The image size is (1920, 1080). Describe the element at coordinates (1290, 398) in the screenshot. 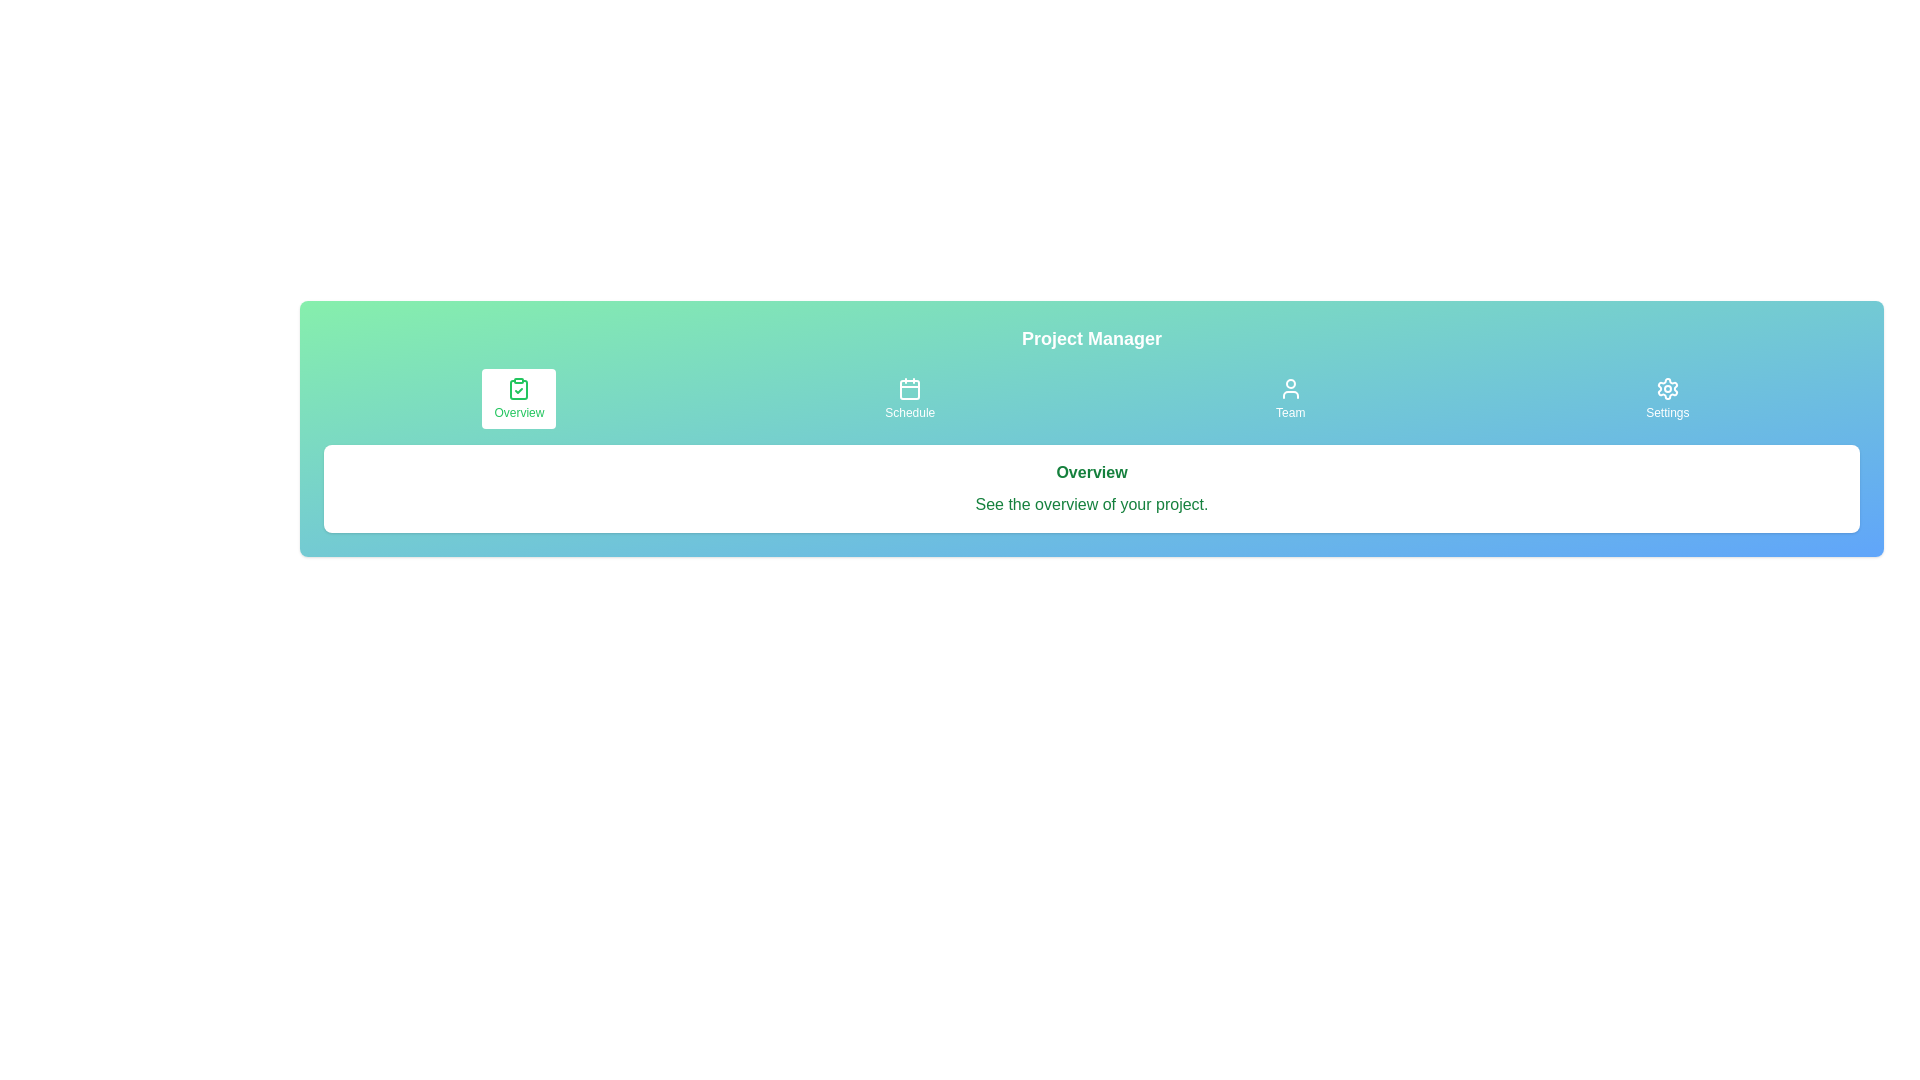

I see `the third button in the navigation bar` at that location.